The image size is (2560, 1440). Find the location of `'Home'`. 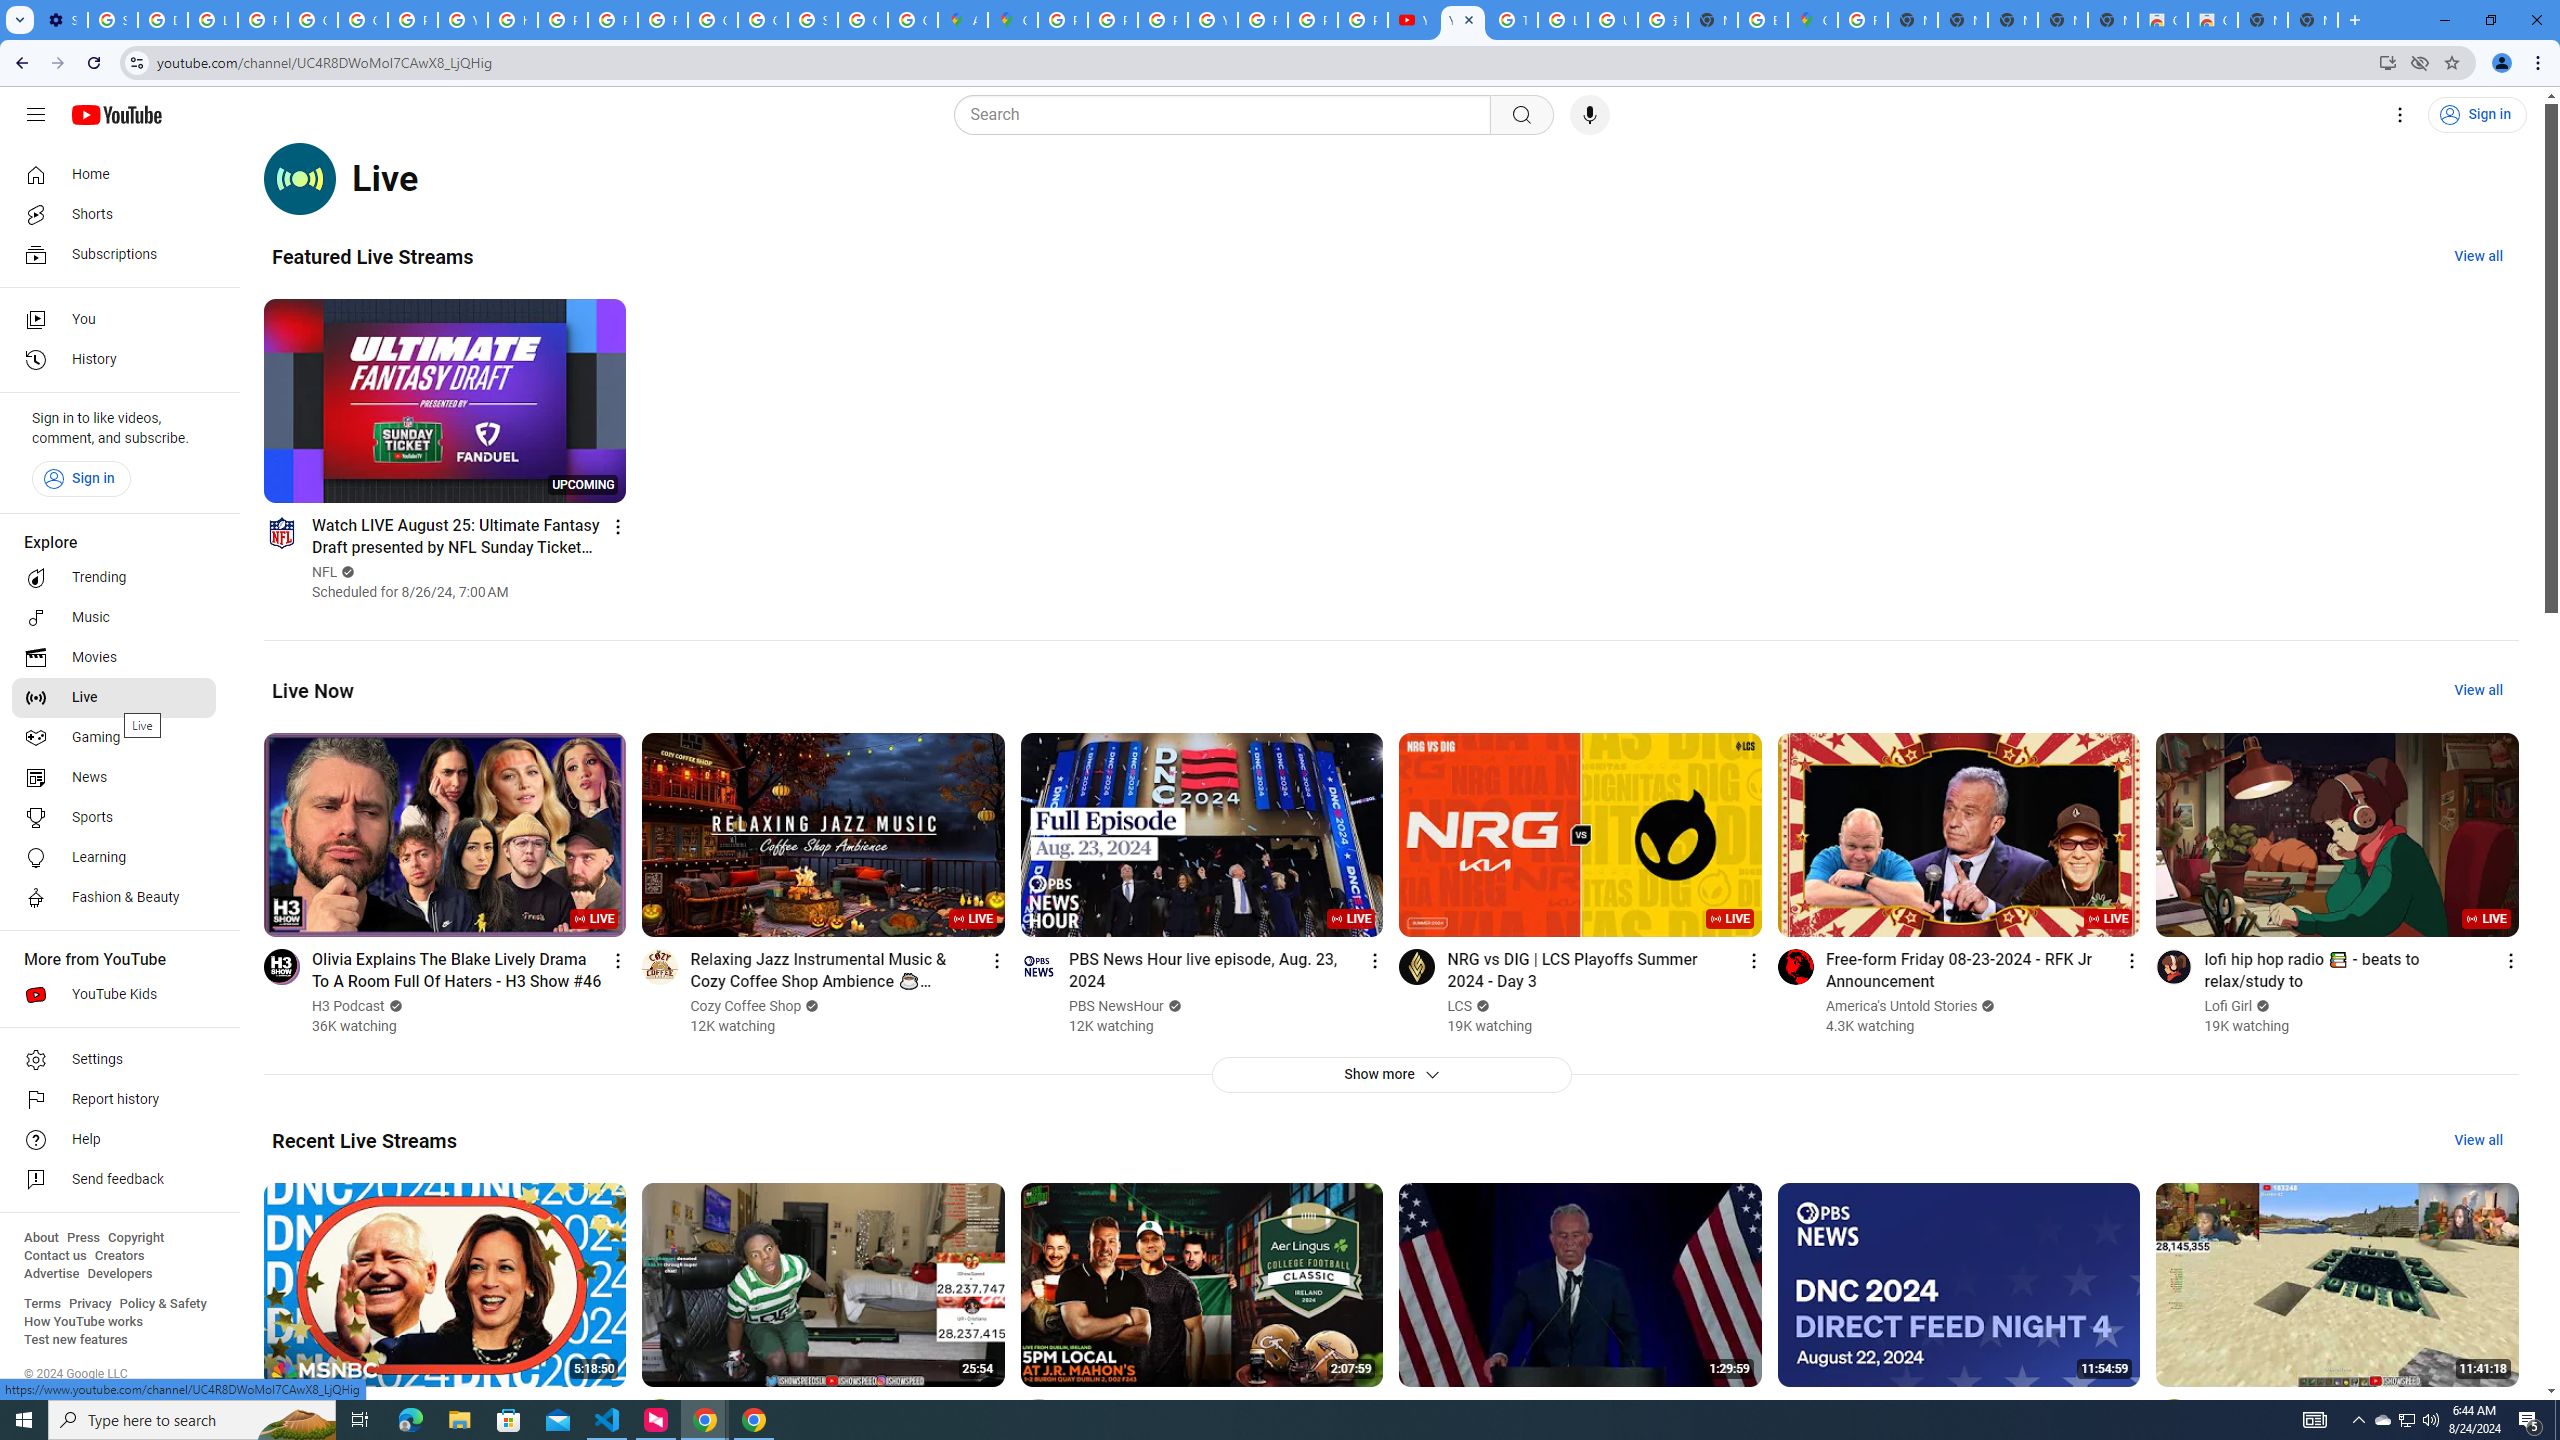

'Home' is located at coordinates (113, 173).